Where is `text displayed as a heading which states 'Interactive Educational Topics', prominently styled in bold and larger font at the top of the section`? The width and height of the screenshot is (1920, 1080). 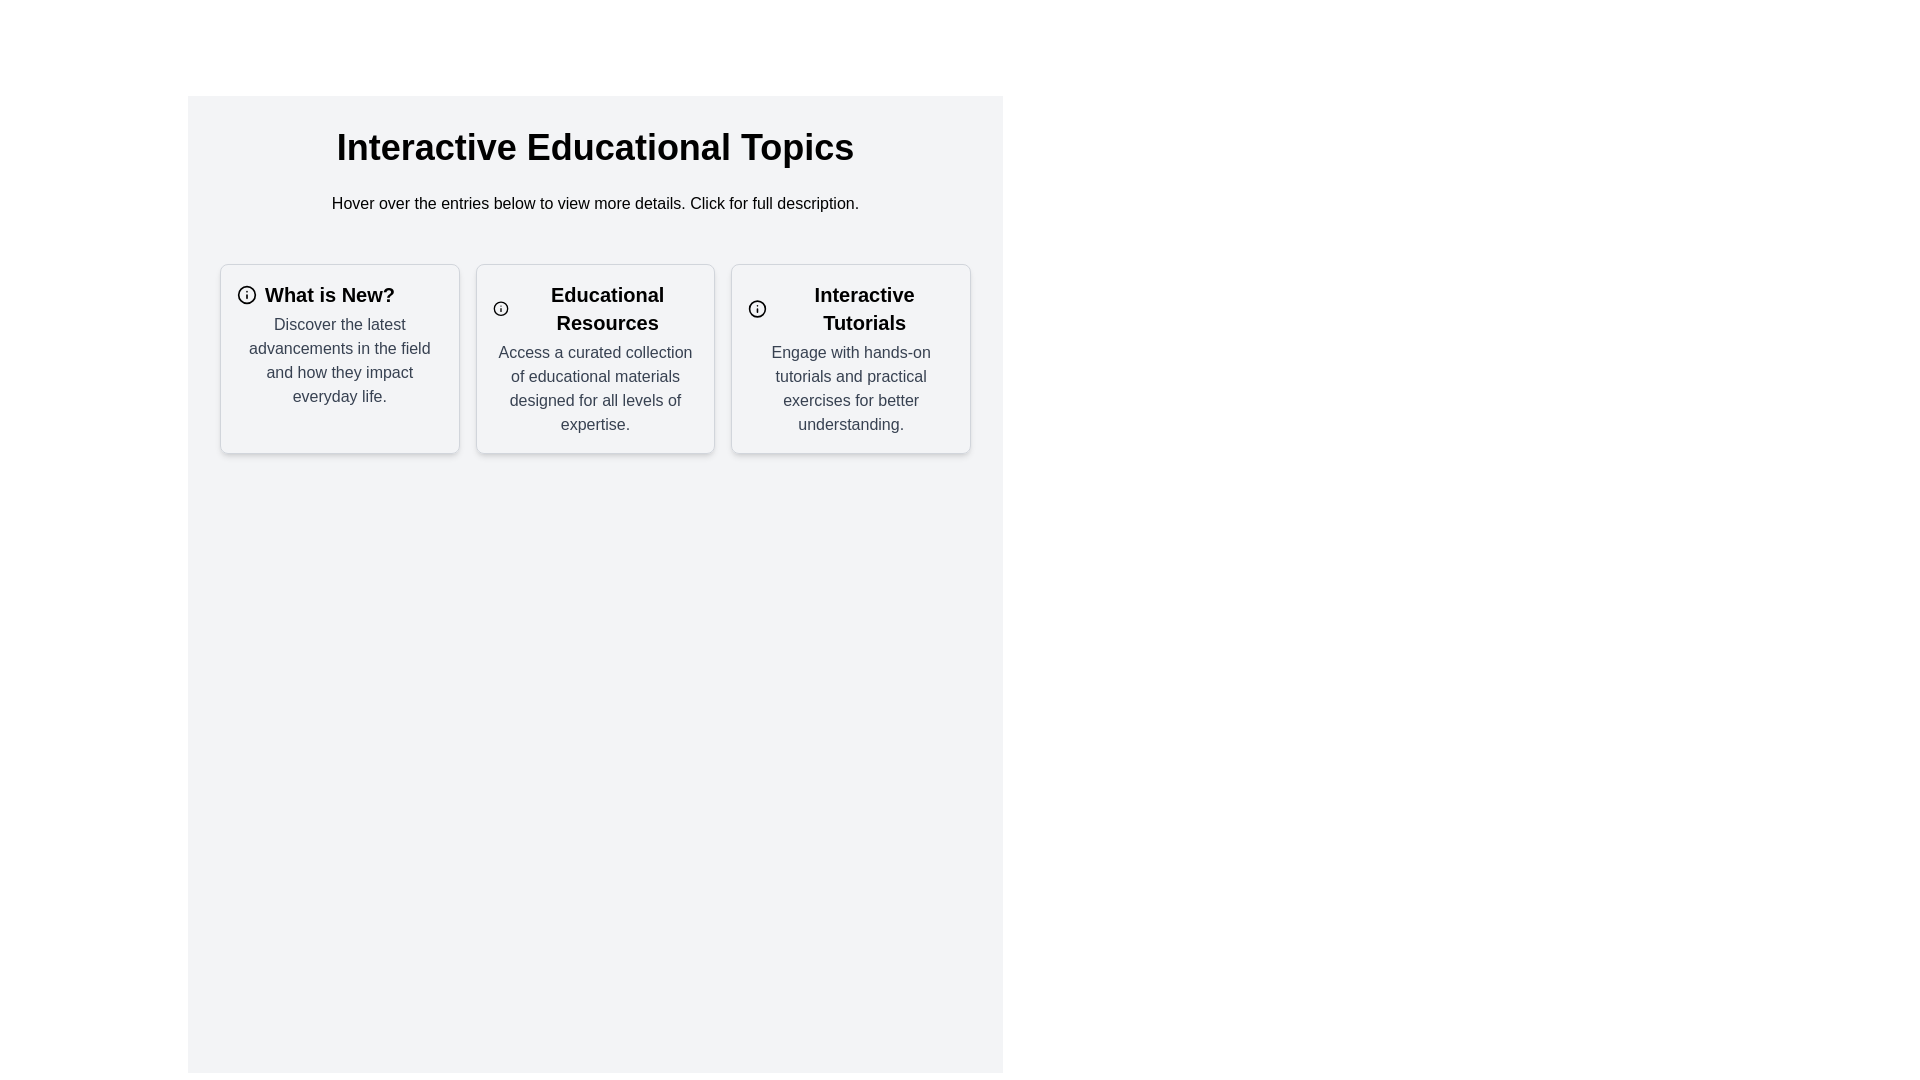 text displayed as a heading which states 'Interactive Educational Topics', prominently styled in bold and larger font at the top of the section is located at coordinates (594, 146).